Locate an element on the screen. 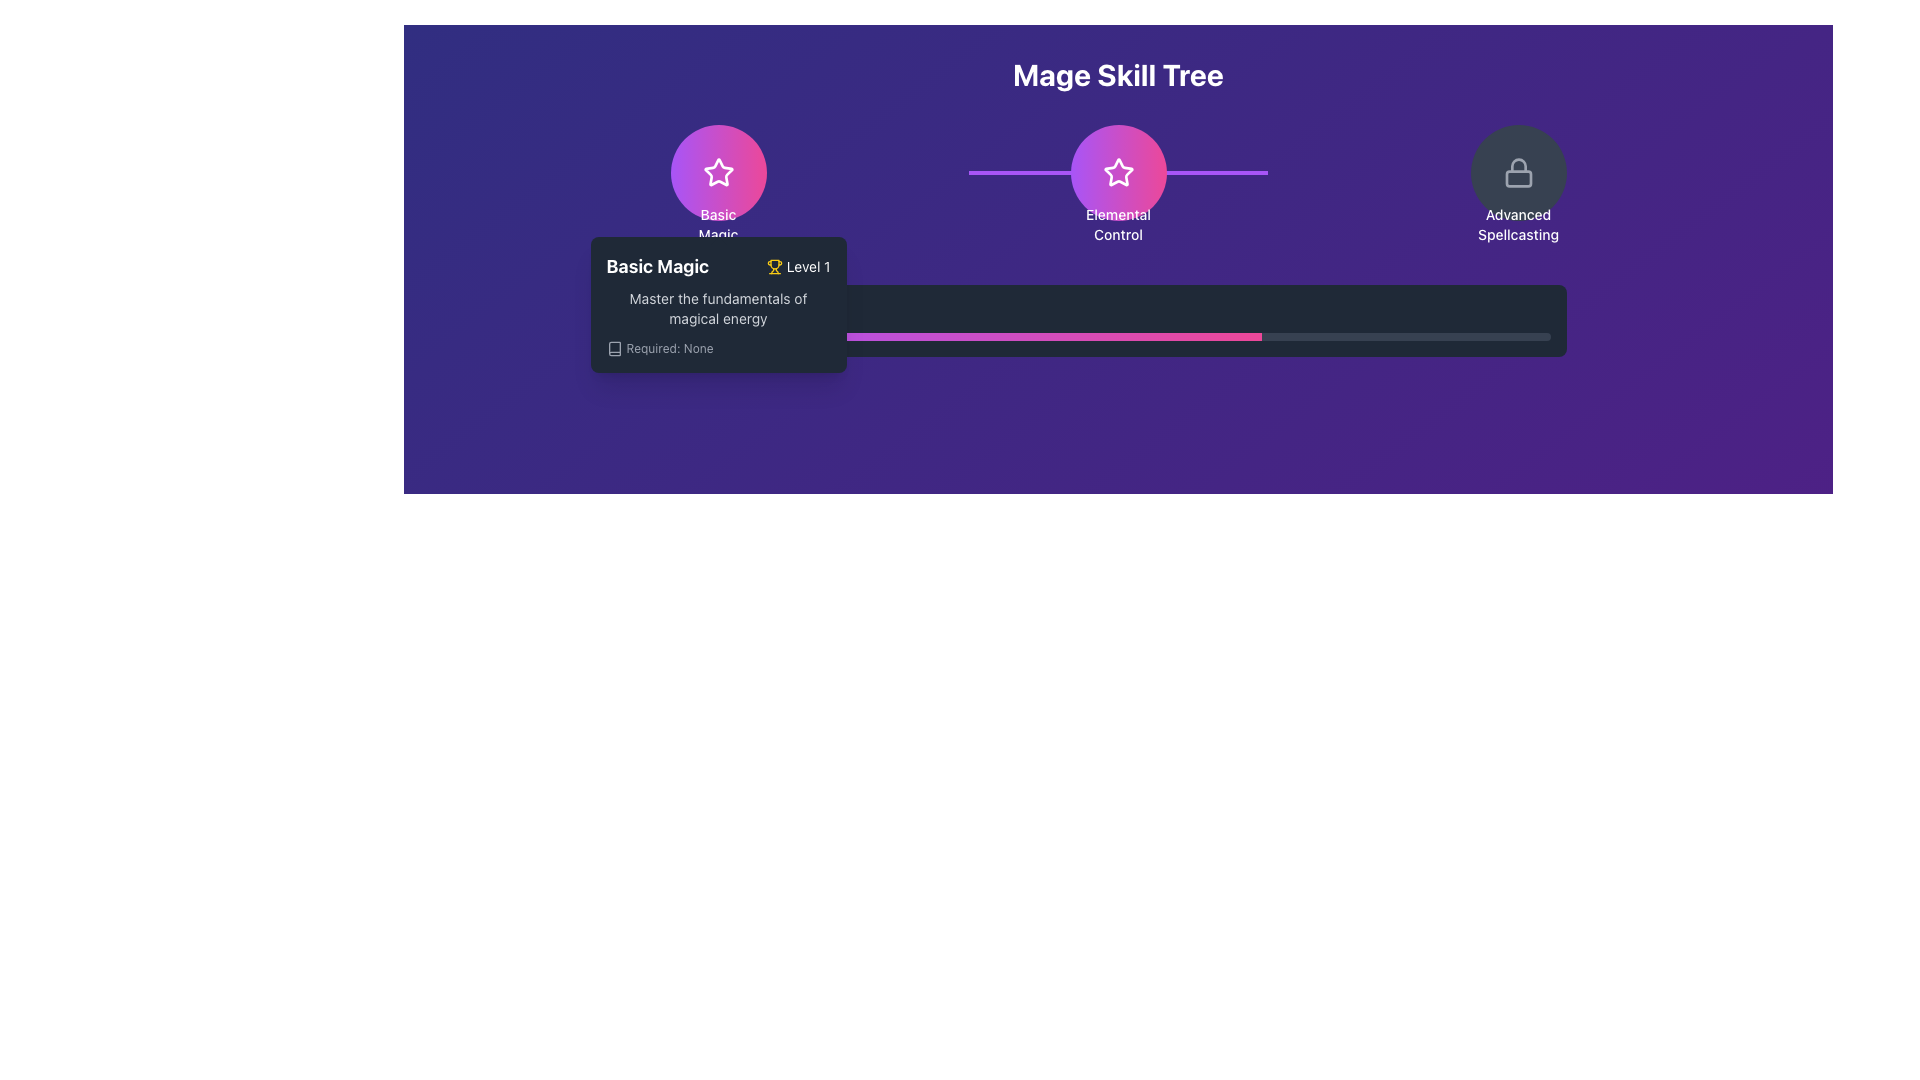 The height and width of the screenshot is (1080, 1920). the text label that reads 'Elemental Control', which is positioned centrally below a circular button on the skill tree interface is located at coordinates (1117, 224).